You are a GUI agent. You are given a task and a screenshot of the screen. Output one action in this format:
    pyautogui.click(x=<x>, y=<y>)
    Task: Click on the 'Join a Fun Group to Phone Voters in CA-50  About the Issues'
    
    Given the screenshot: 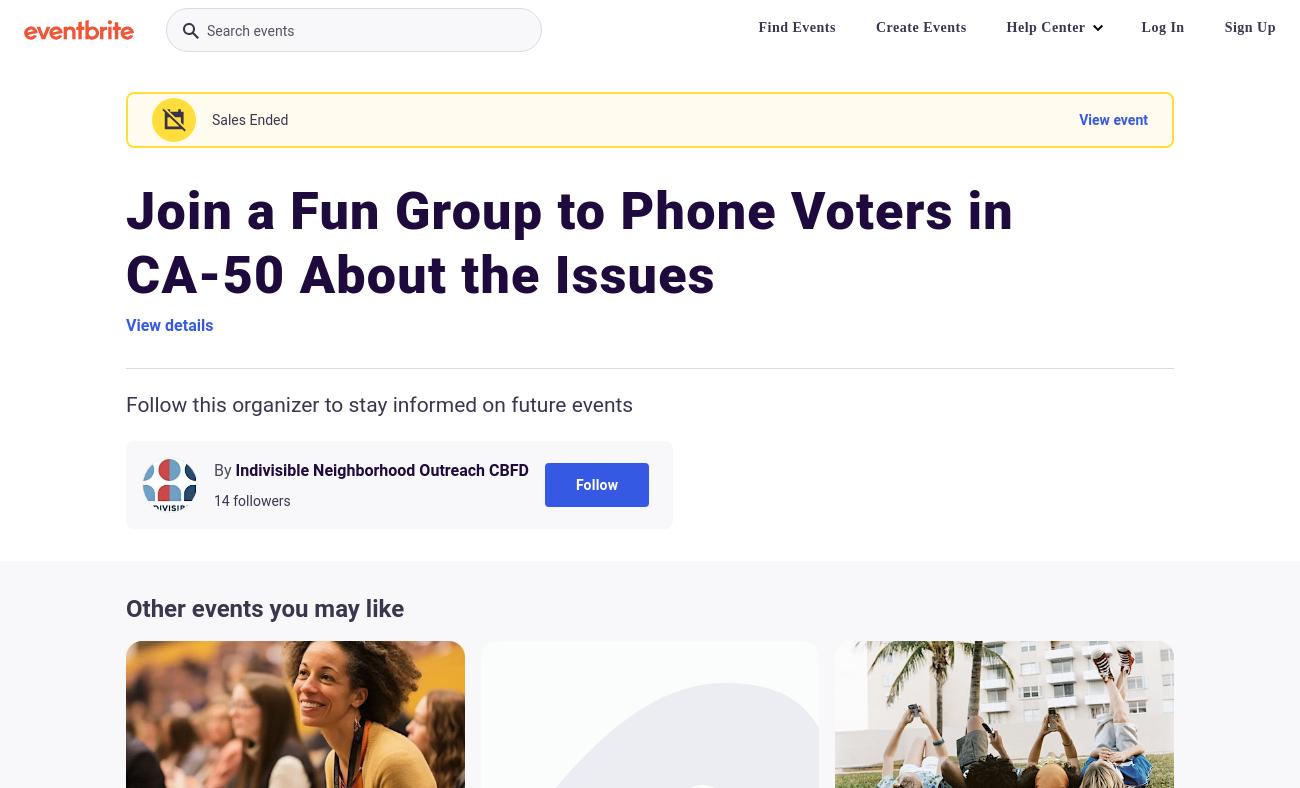 What is the action you would take?
    pyautogui.click(x=568, y=242)
    